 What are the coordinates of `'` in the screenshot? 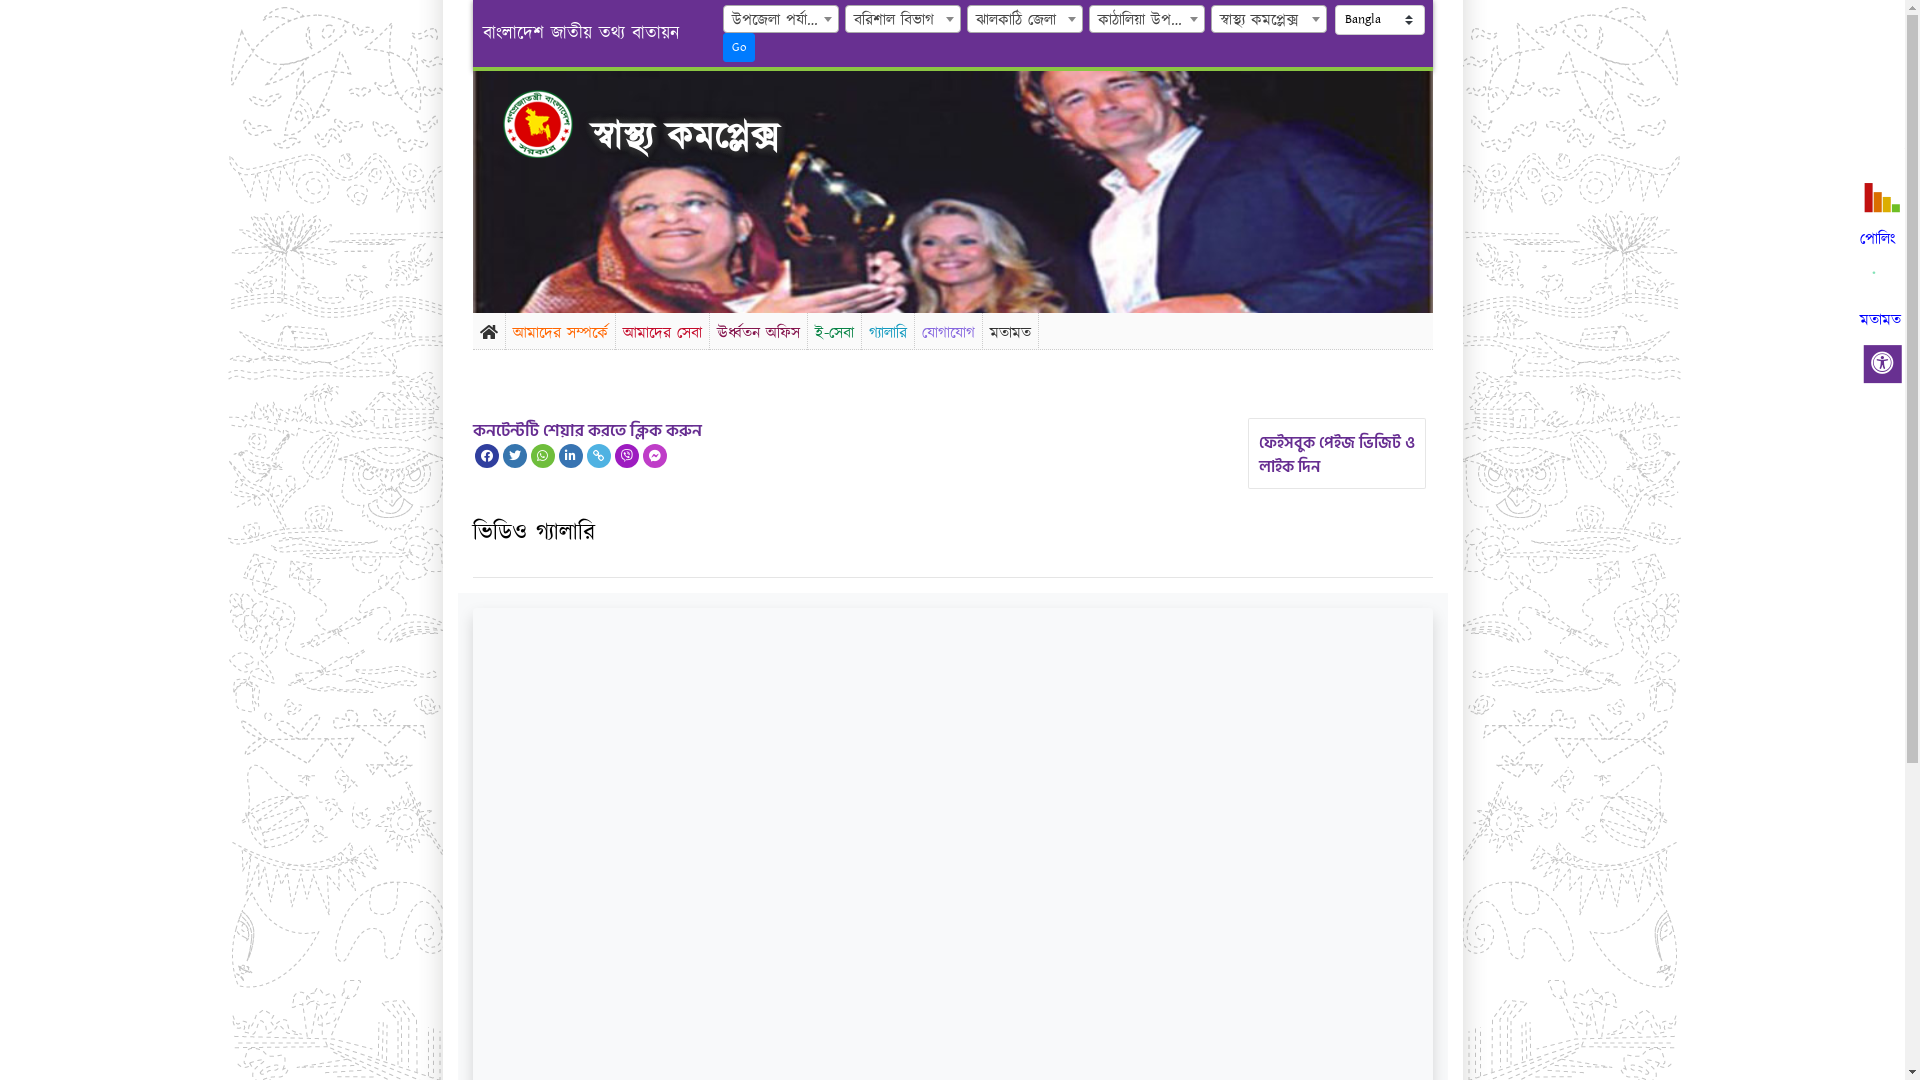 It's located at (554, 123).